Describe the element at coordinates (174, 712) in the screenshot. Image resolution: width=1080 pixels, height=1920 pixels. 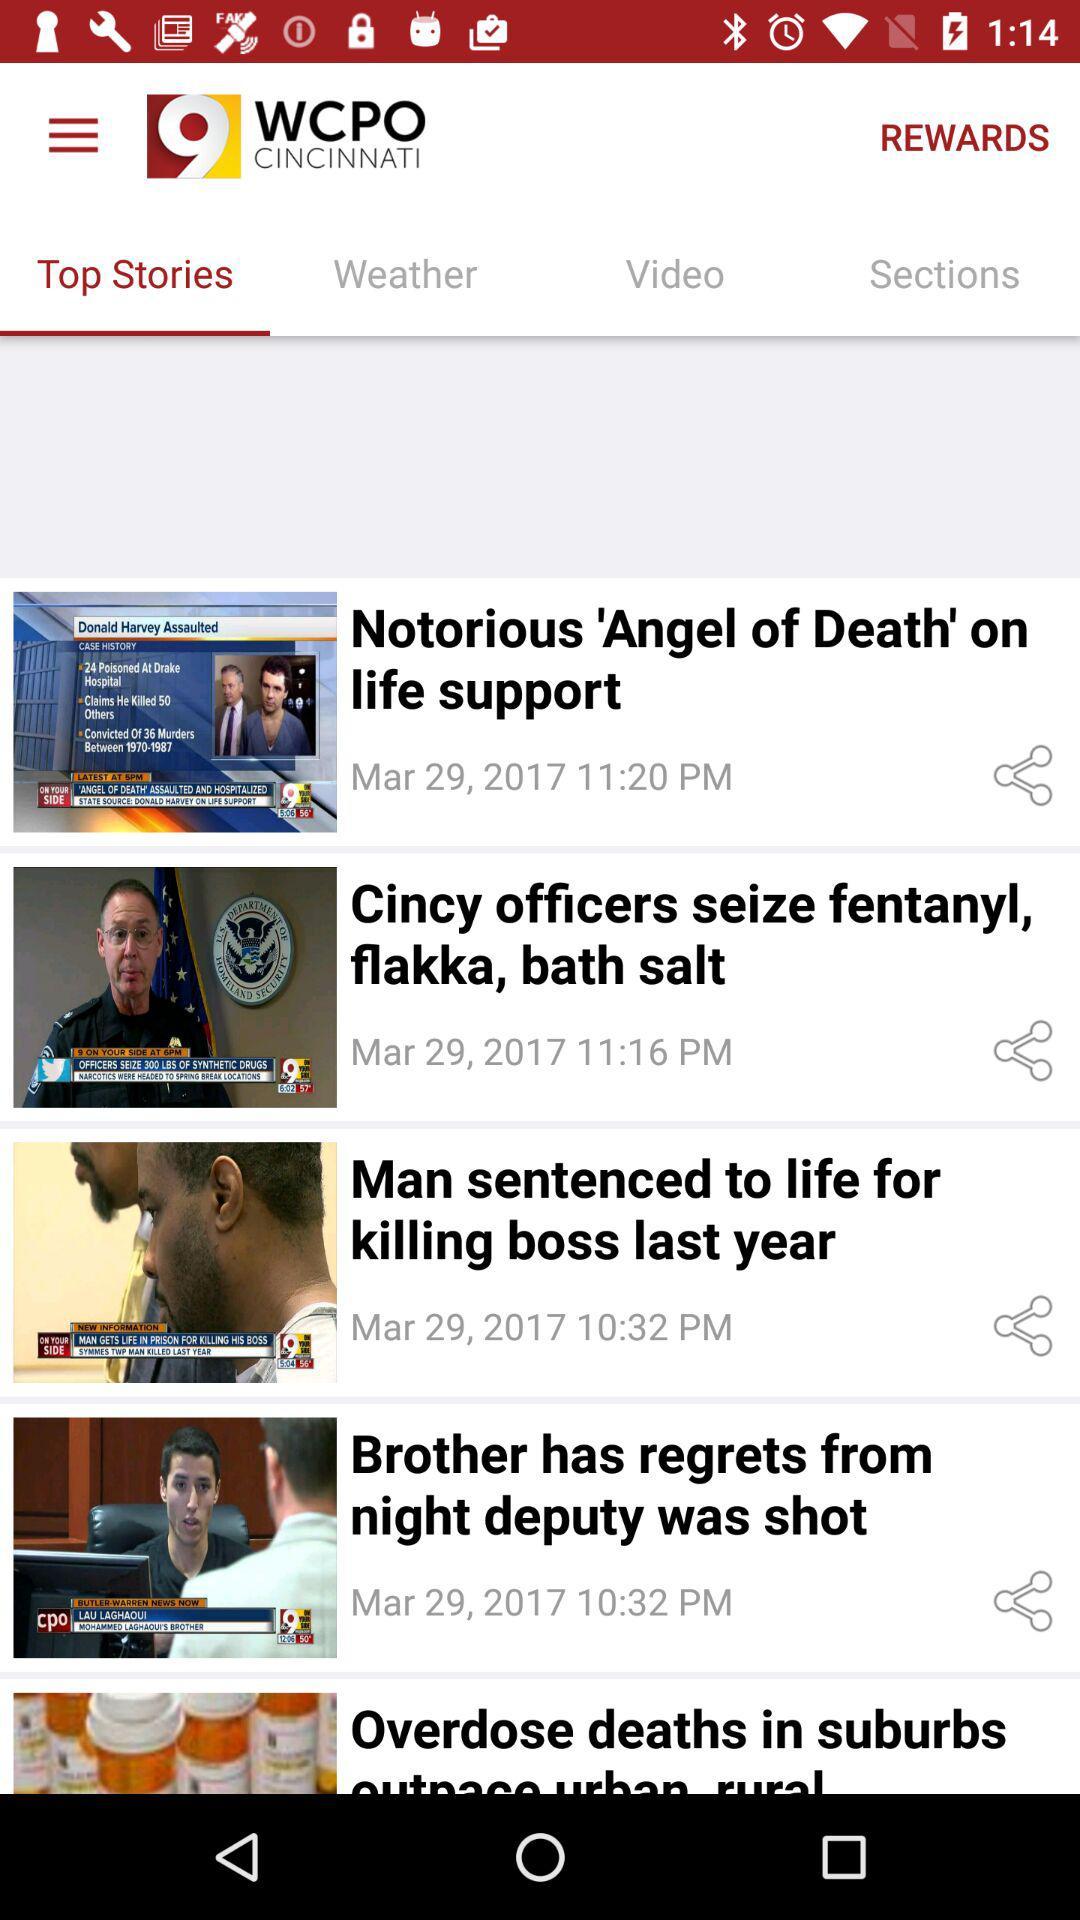
I see `top stories` at that location.